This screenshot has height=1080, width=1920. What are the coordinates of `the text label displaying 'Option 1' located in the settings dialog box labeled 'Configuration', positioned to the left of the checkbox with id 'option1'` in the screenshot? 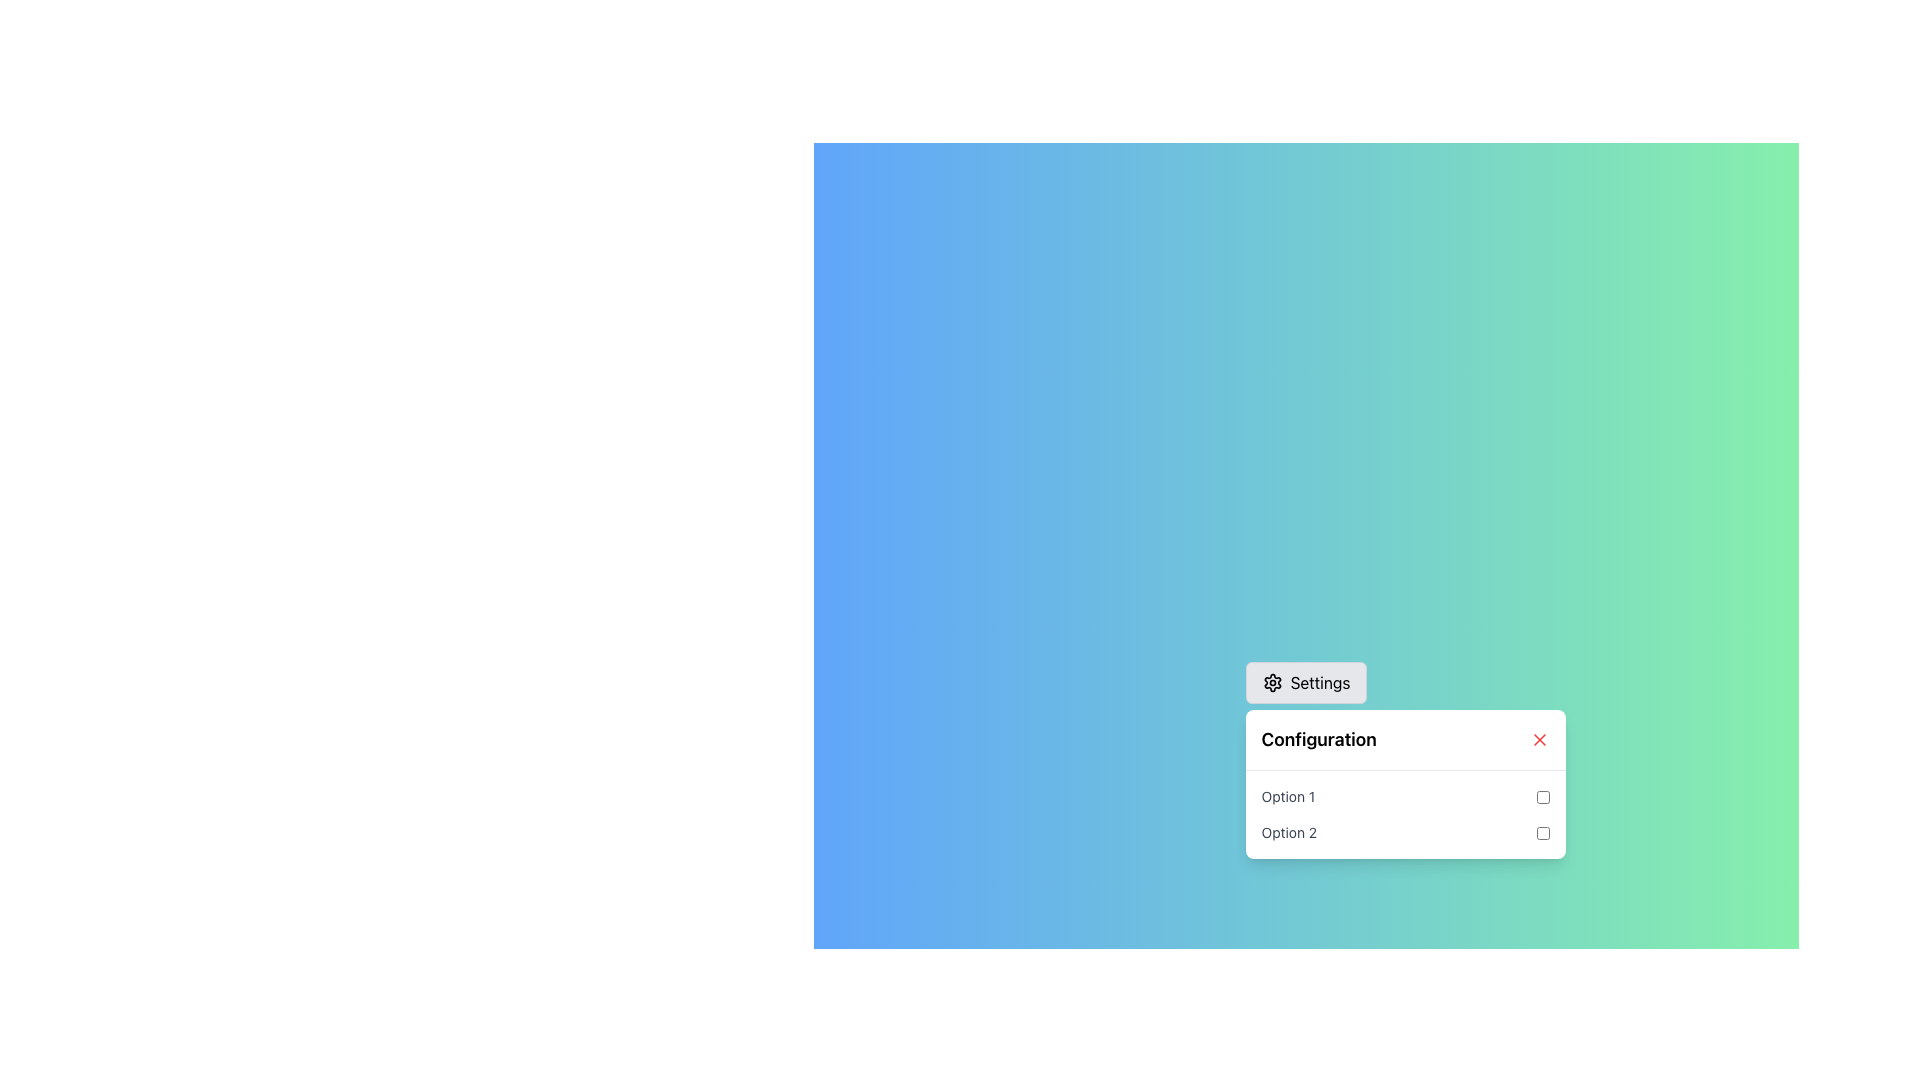 It's located at (1288, 796).